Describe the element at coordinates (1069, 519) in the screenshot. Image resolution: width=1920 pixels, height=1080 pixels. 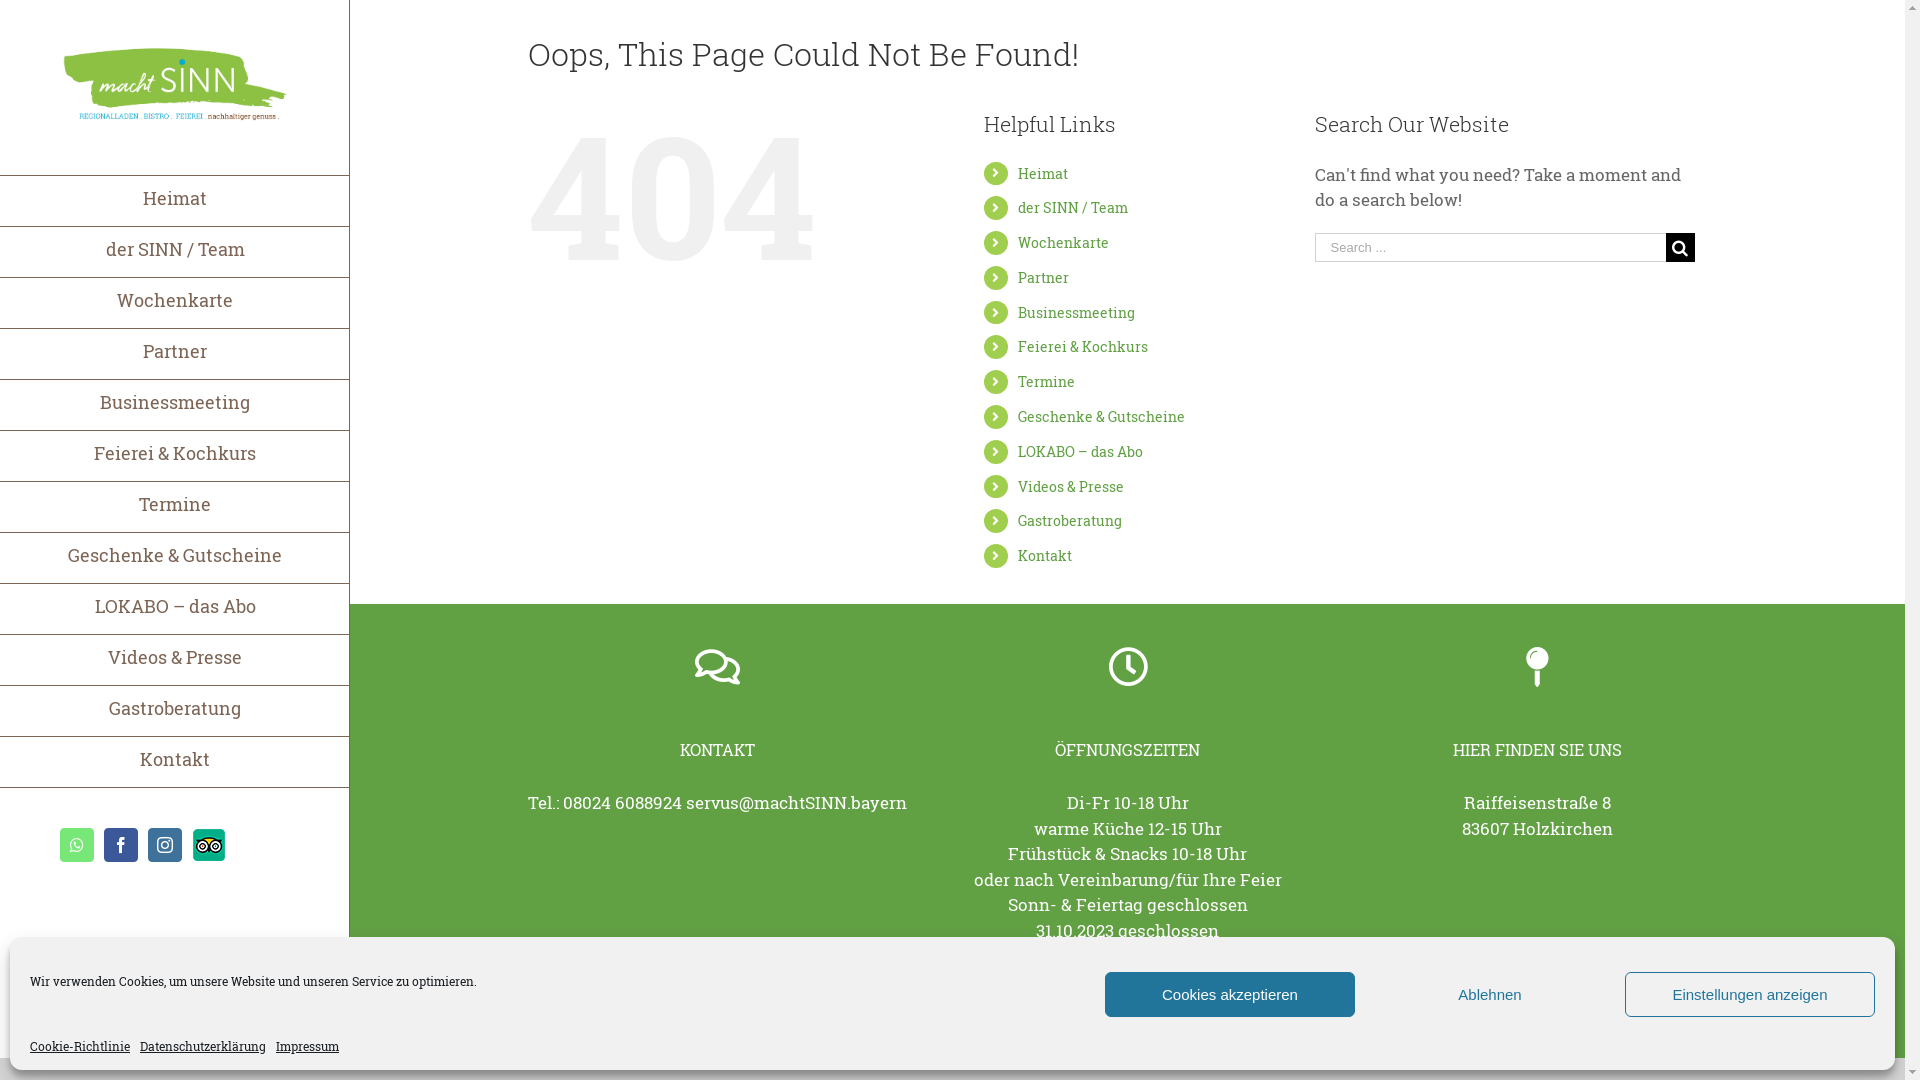
I see `'Gastroberatung'` at that location.